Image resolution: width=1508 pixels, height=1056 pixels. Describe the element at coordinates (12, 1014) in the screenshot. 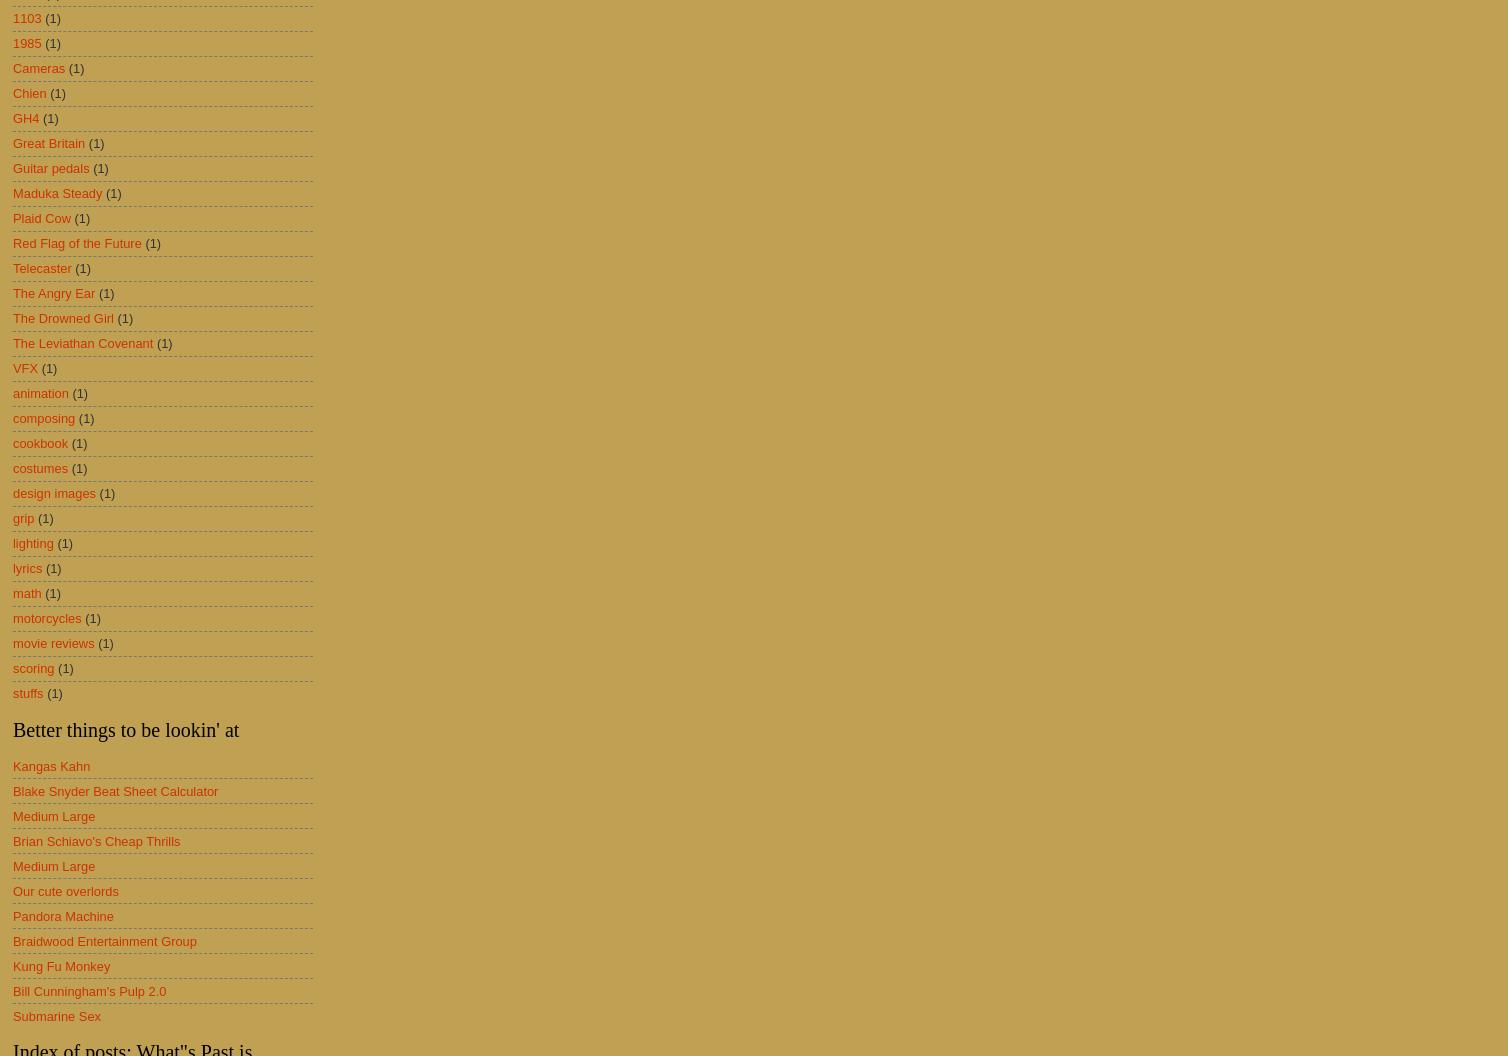

I see `'Submarine Sex'` at that location.